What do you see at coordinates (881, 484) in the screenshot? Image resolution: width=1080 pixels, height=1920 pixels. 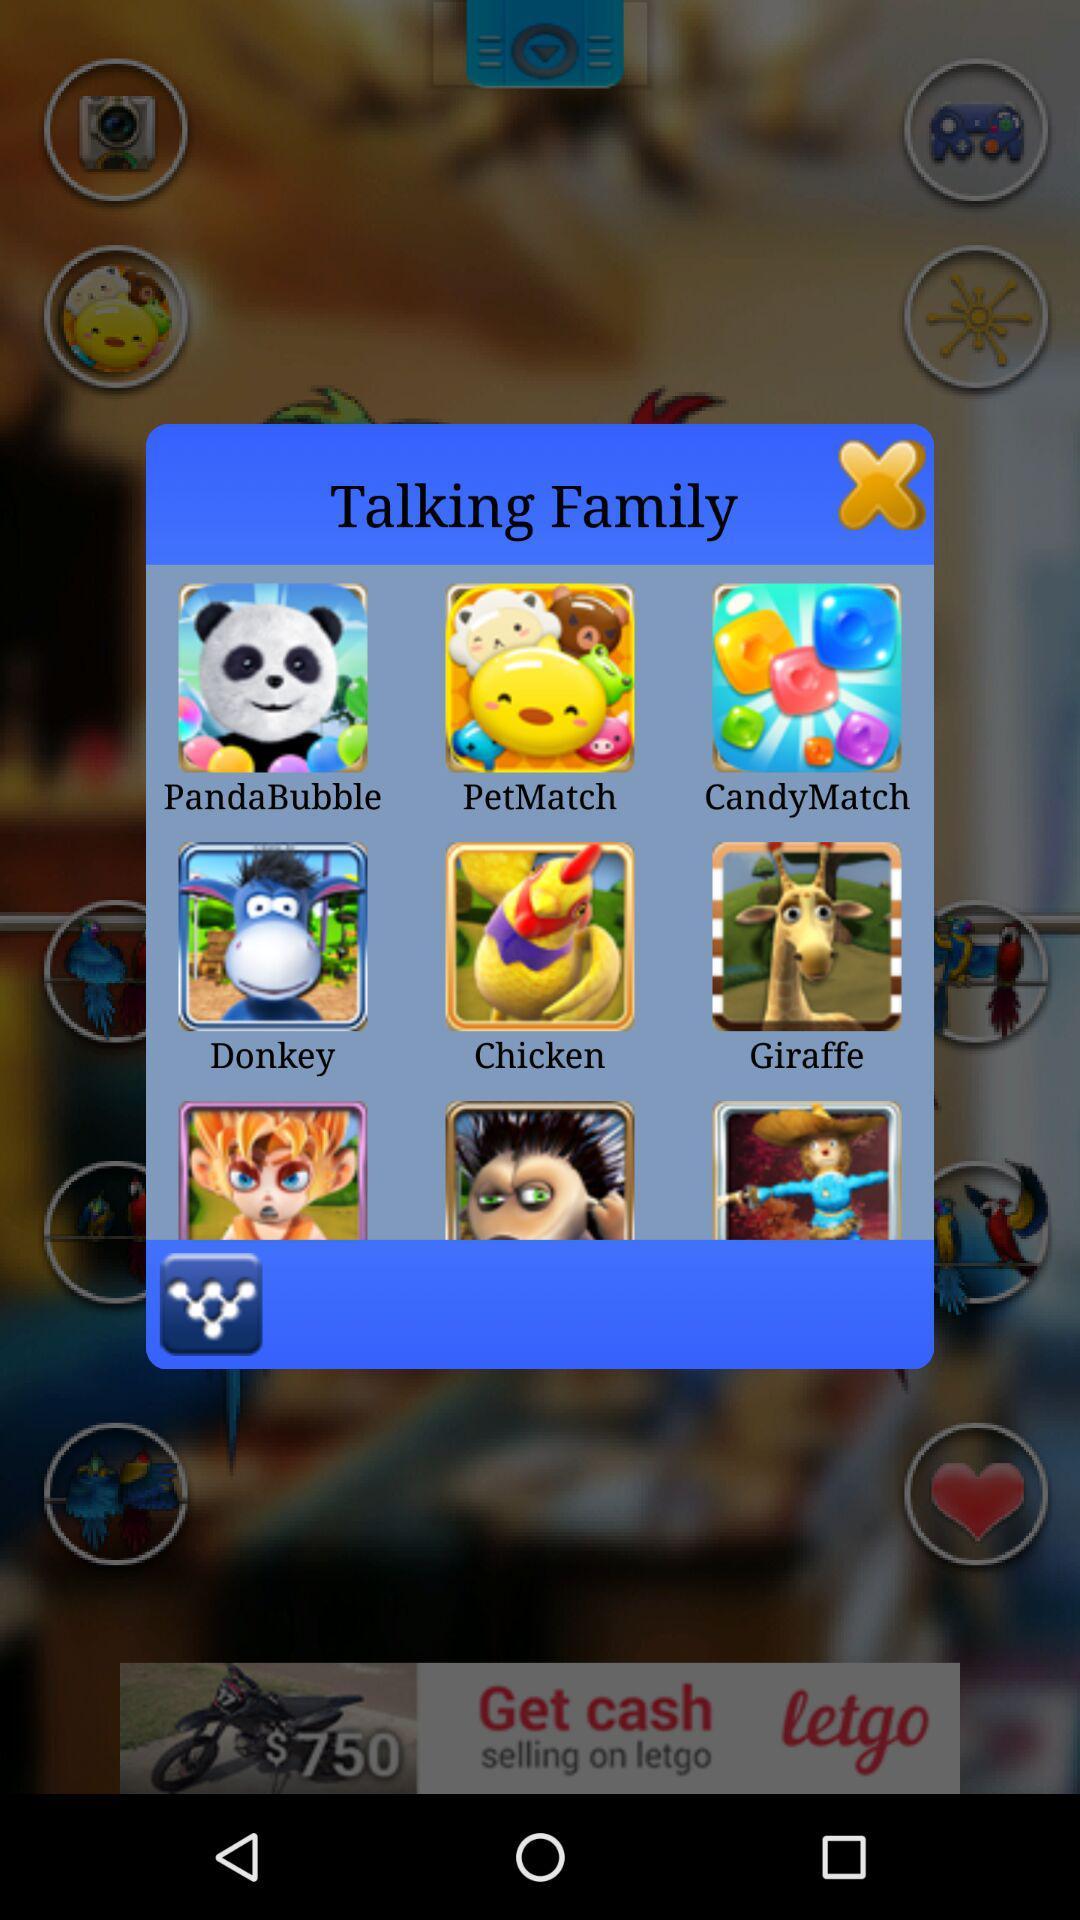 I see `x icon on top right hand side when clicked will exit the current screen` at bounding box center [881, 484].